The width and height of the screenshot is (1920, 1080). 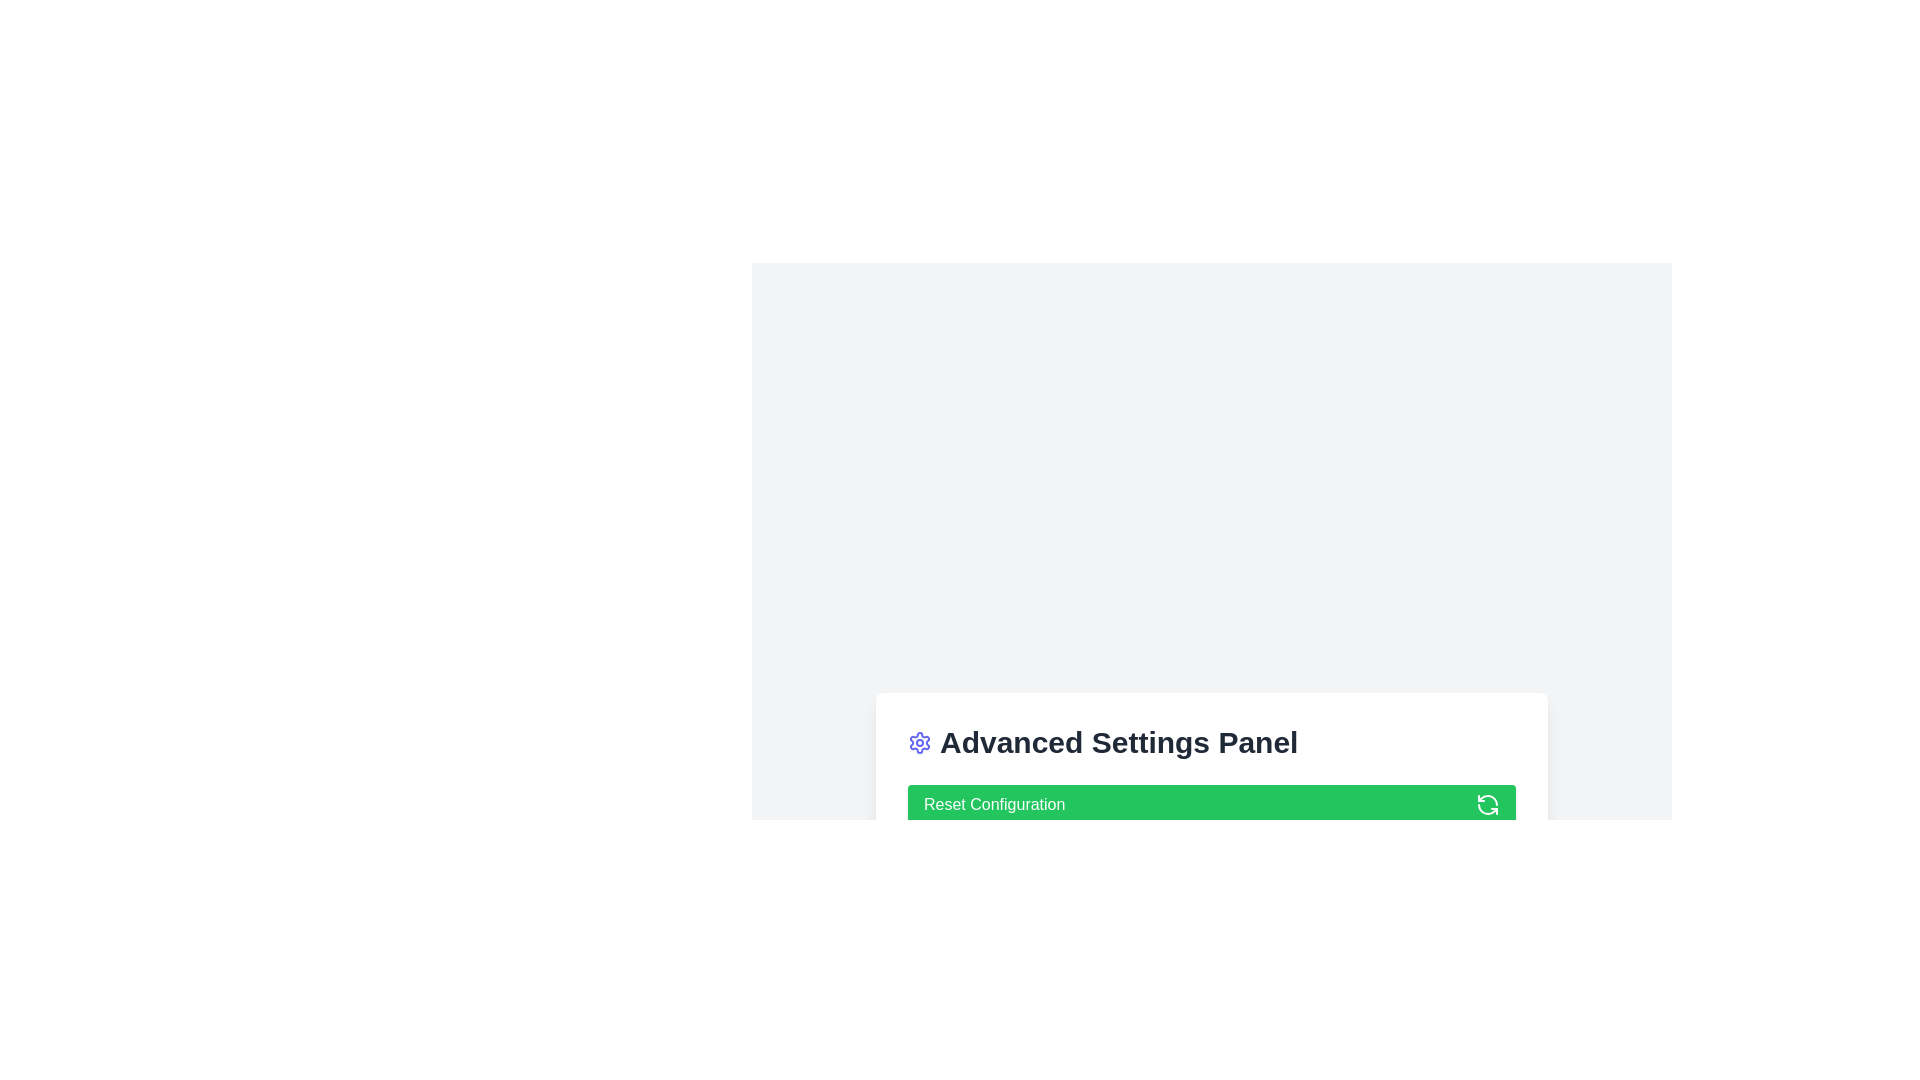 What do you see at coordinates (1210, 804) in the screenshot?
I see `the 'Reset Configuration' button located` at bounding box center [1210, 804].